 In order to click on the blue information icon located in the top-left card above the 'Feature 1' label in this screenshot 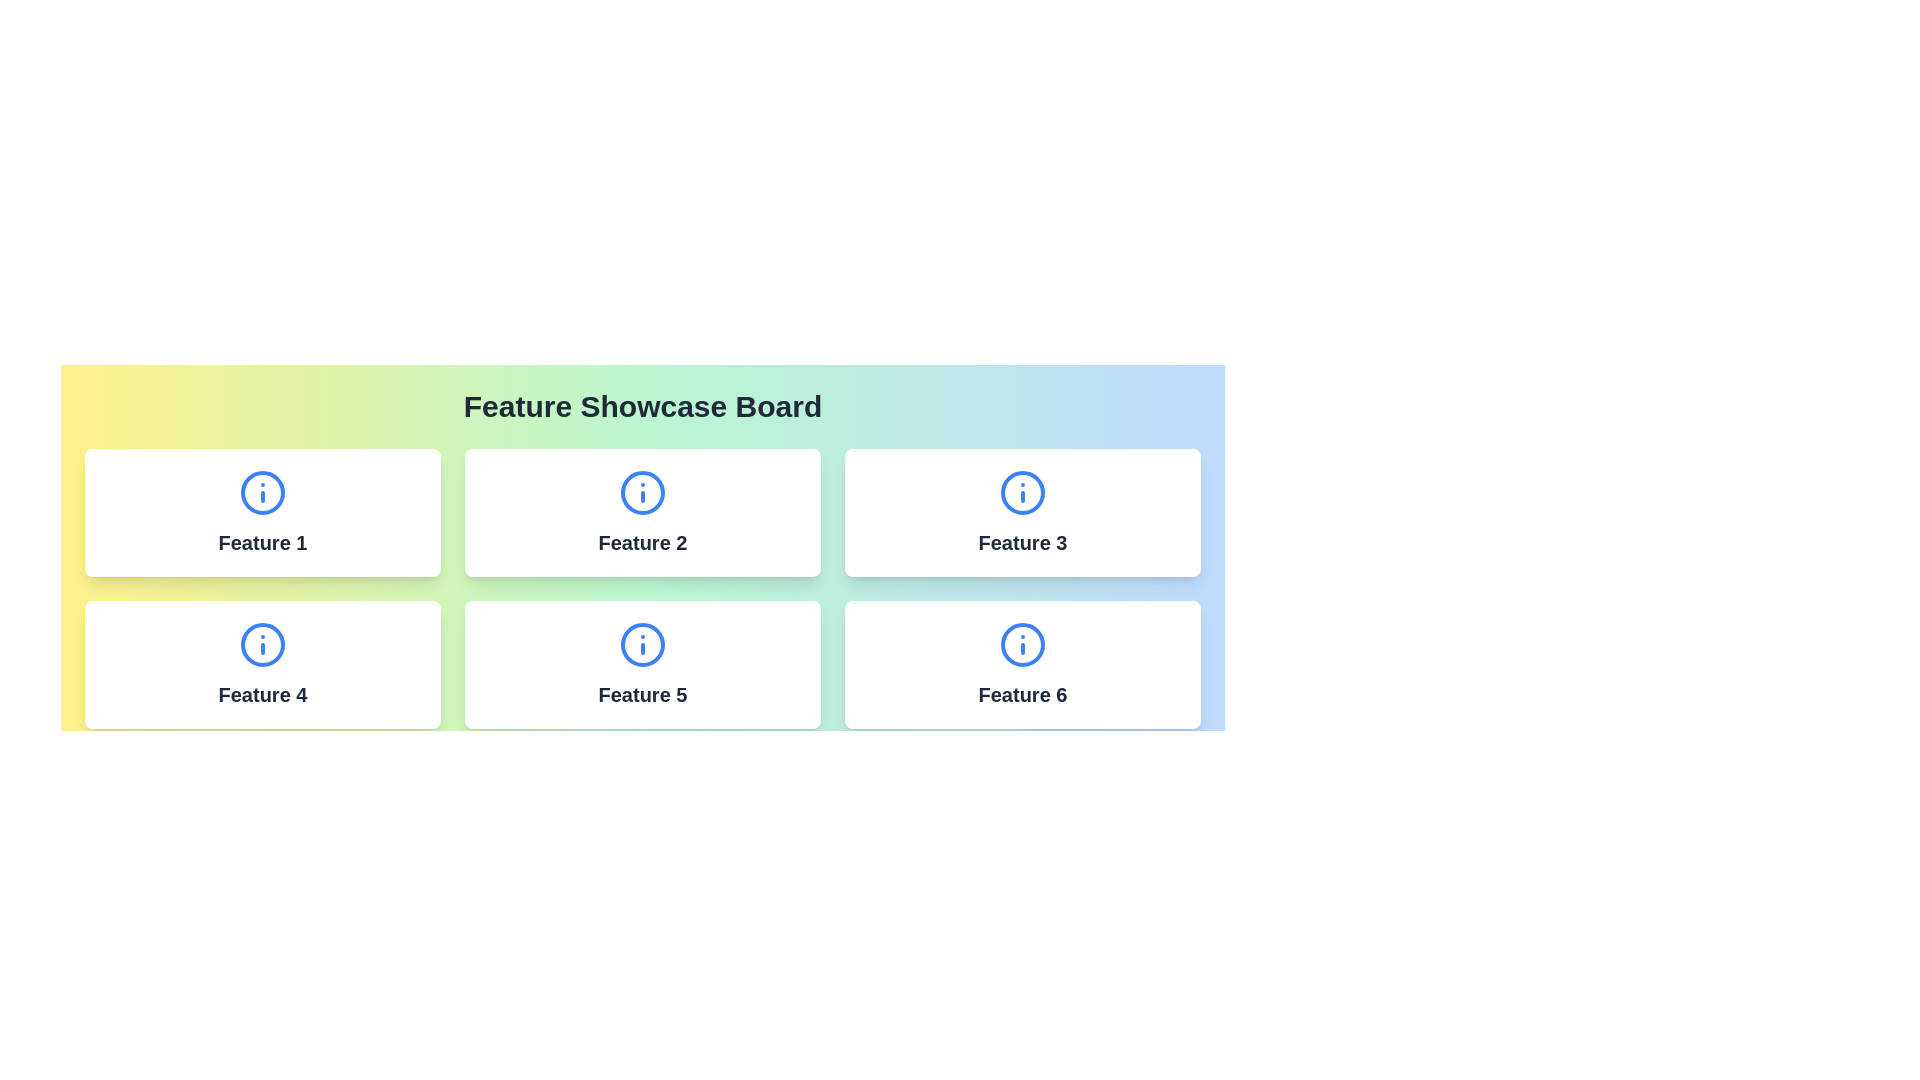, I will do `click(262, 493)`.